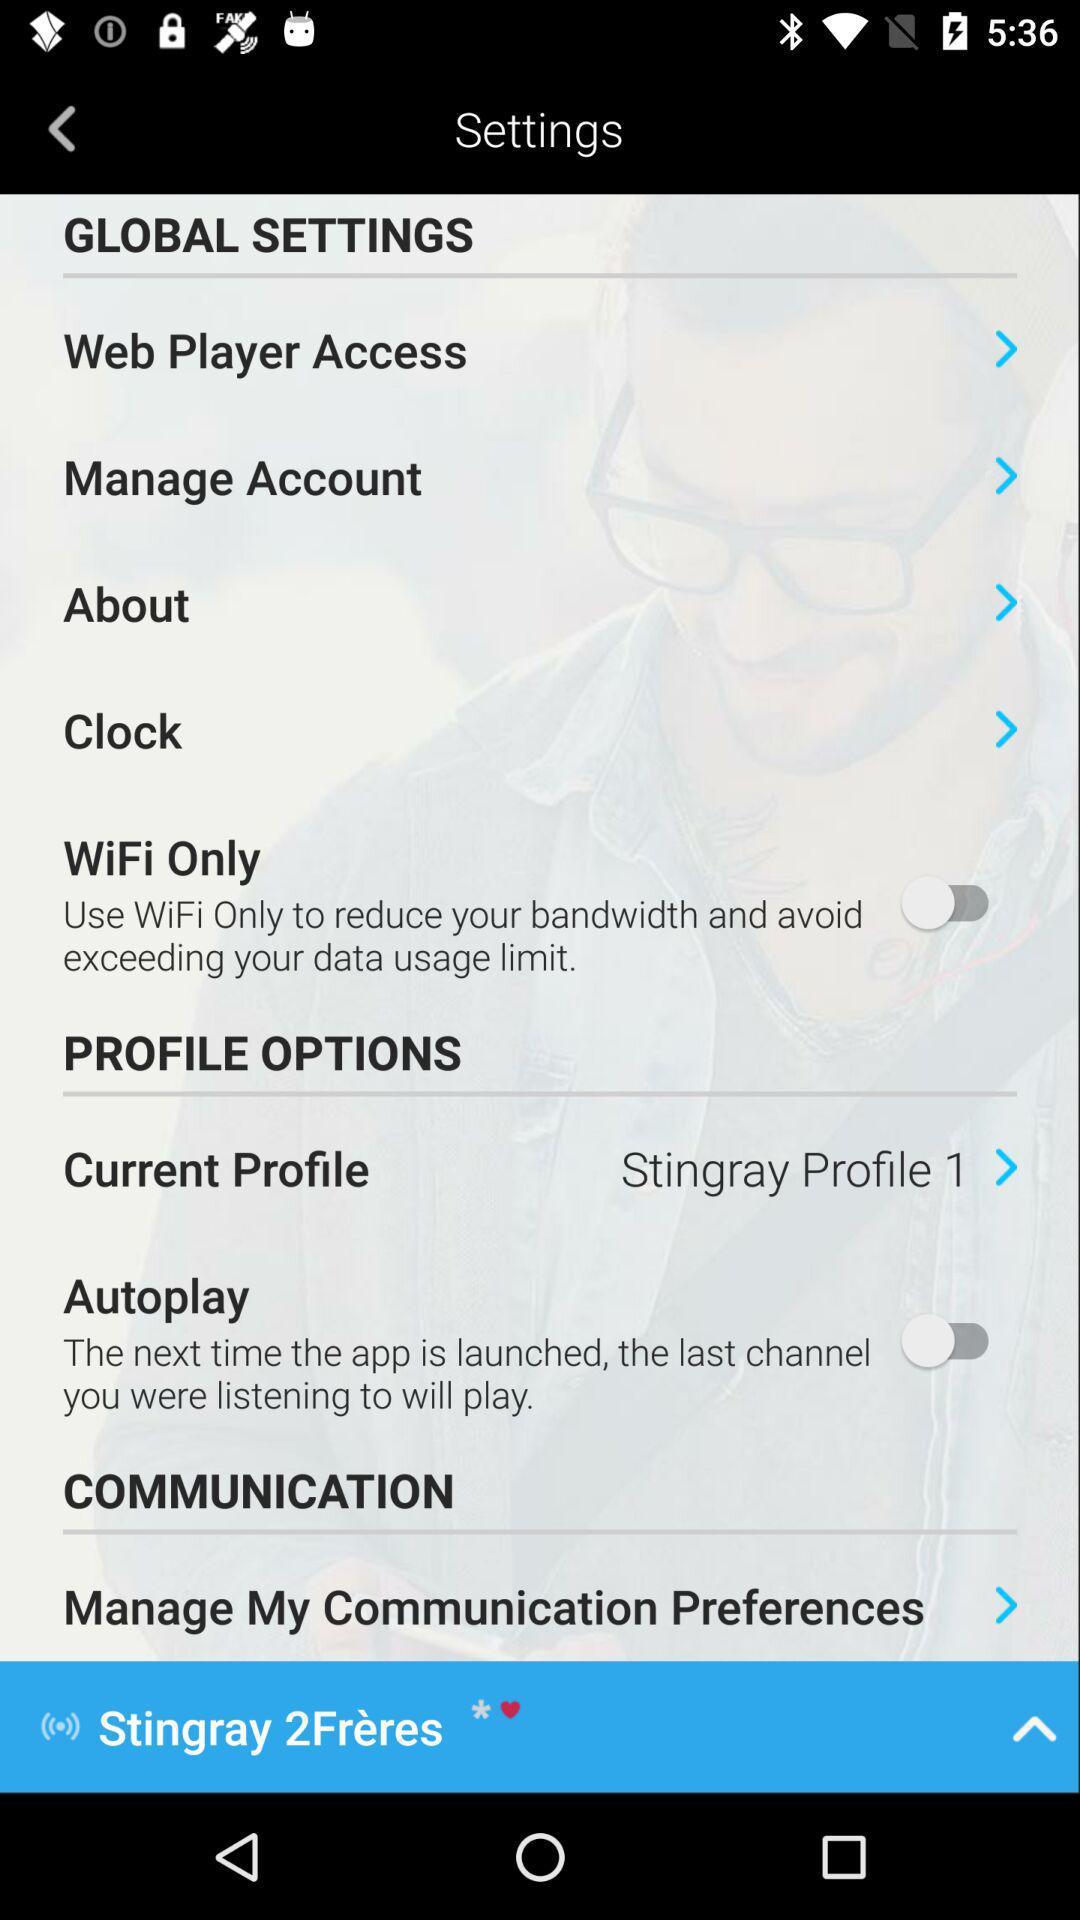 Image resolution: width=1080 pixels, height=1920 pixels. What do you see at coordinates (61, 127) in the screenshot?
I see `the arrow_backward icon` at bounding box center [61, 127].